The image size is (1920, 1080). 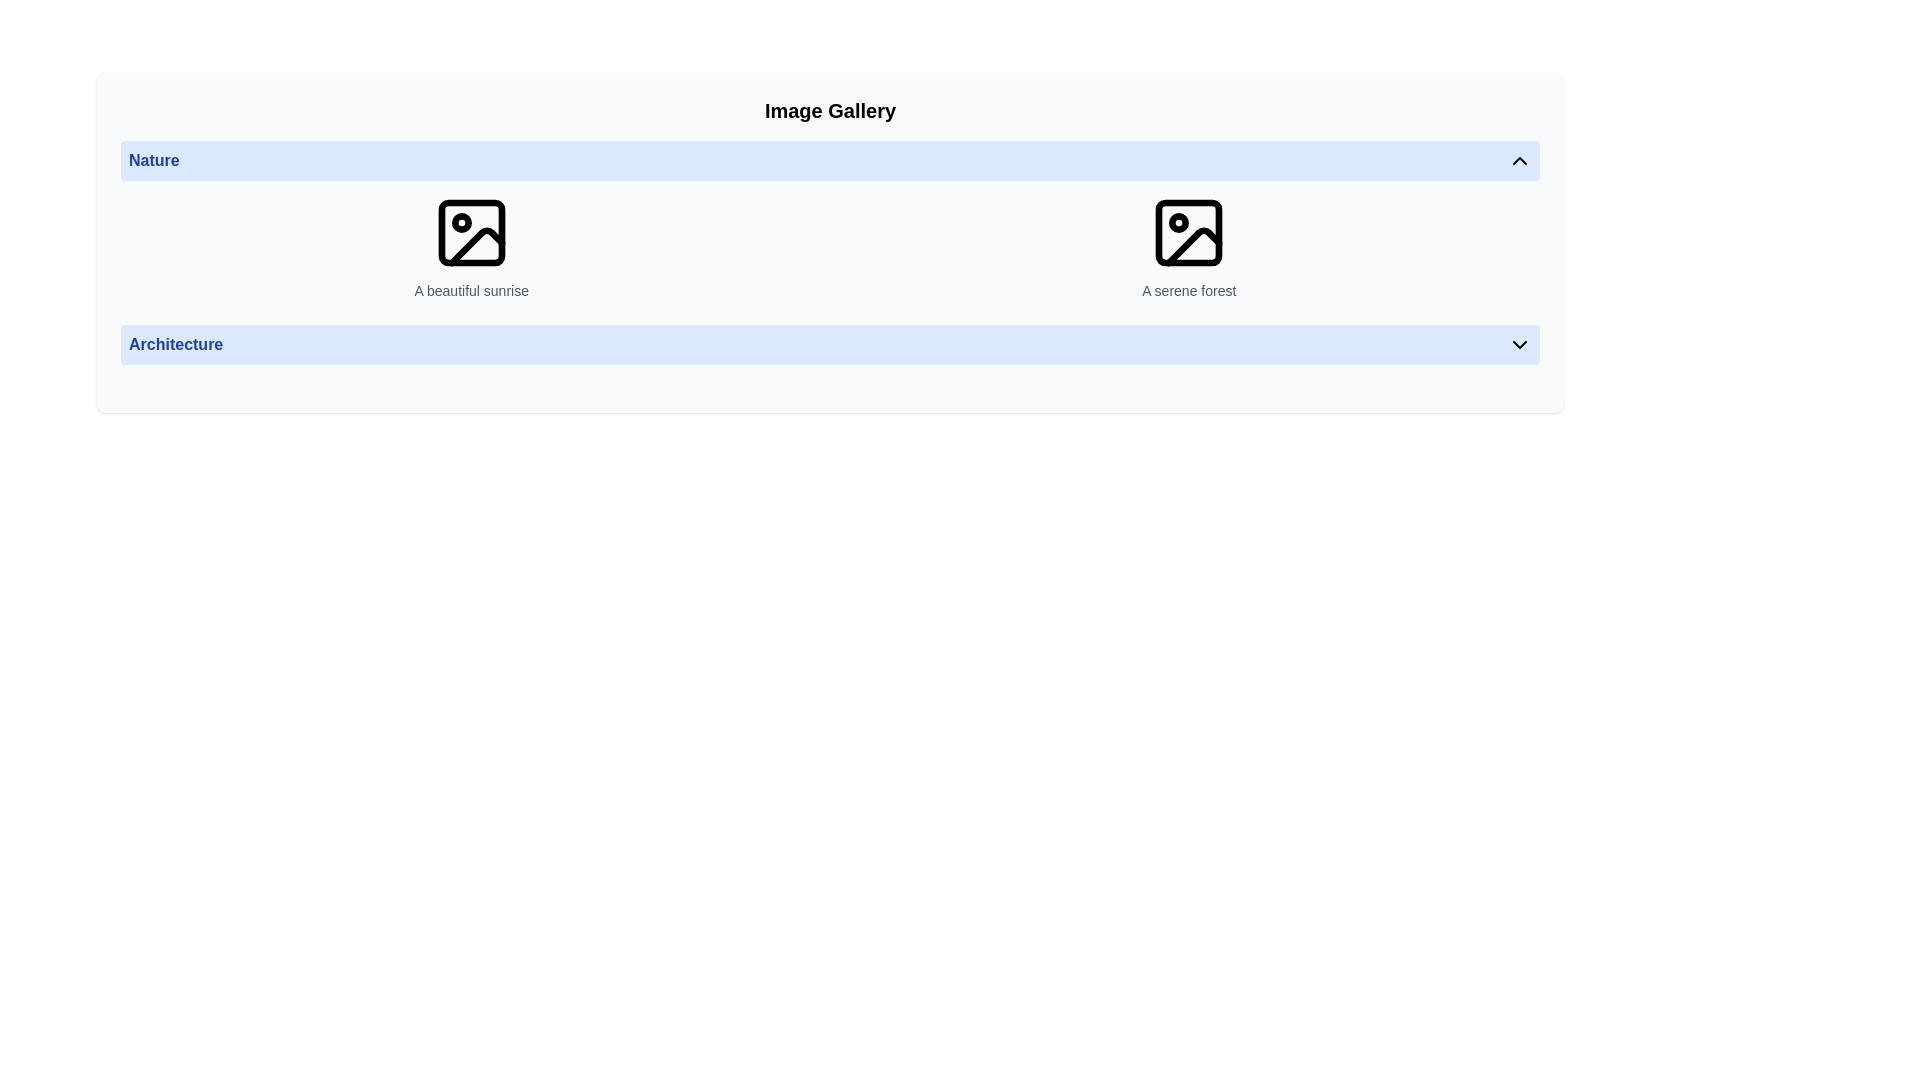 What do you see at coordinates (1189, 290) in the screenshot?
I see `information displayed in the text component showing the phrase 'A serene forest', located beneath an image icon in the second item of the horizontal image gallery row under the 'Nature' section` at bounding box center [1189, 290].